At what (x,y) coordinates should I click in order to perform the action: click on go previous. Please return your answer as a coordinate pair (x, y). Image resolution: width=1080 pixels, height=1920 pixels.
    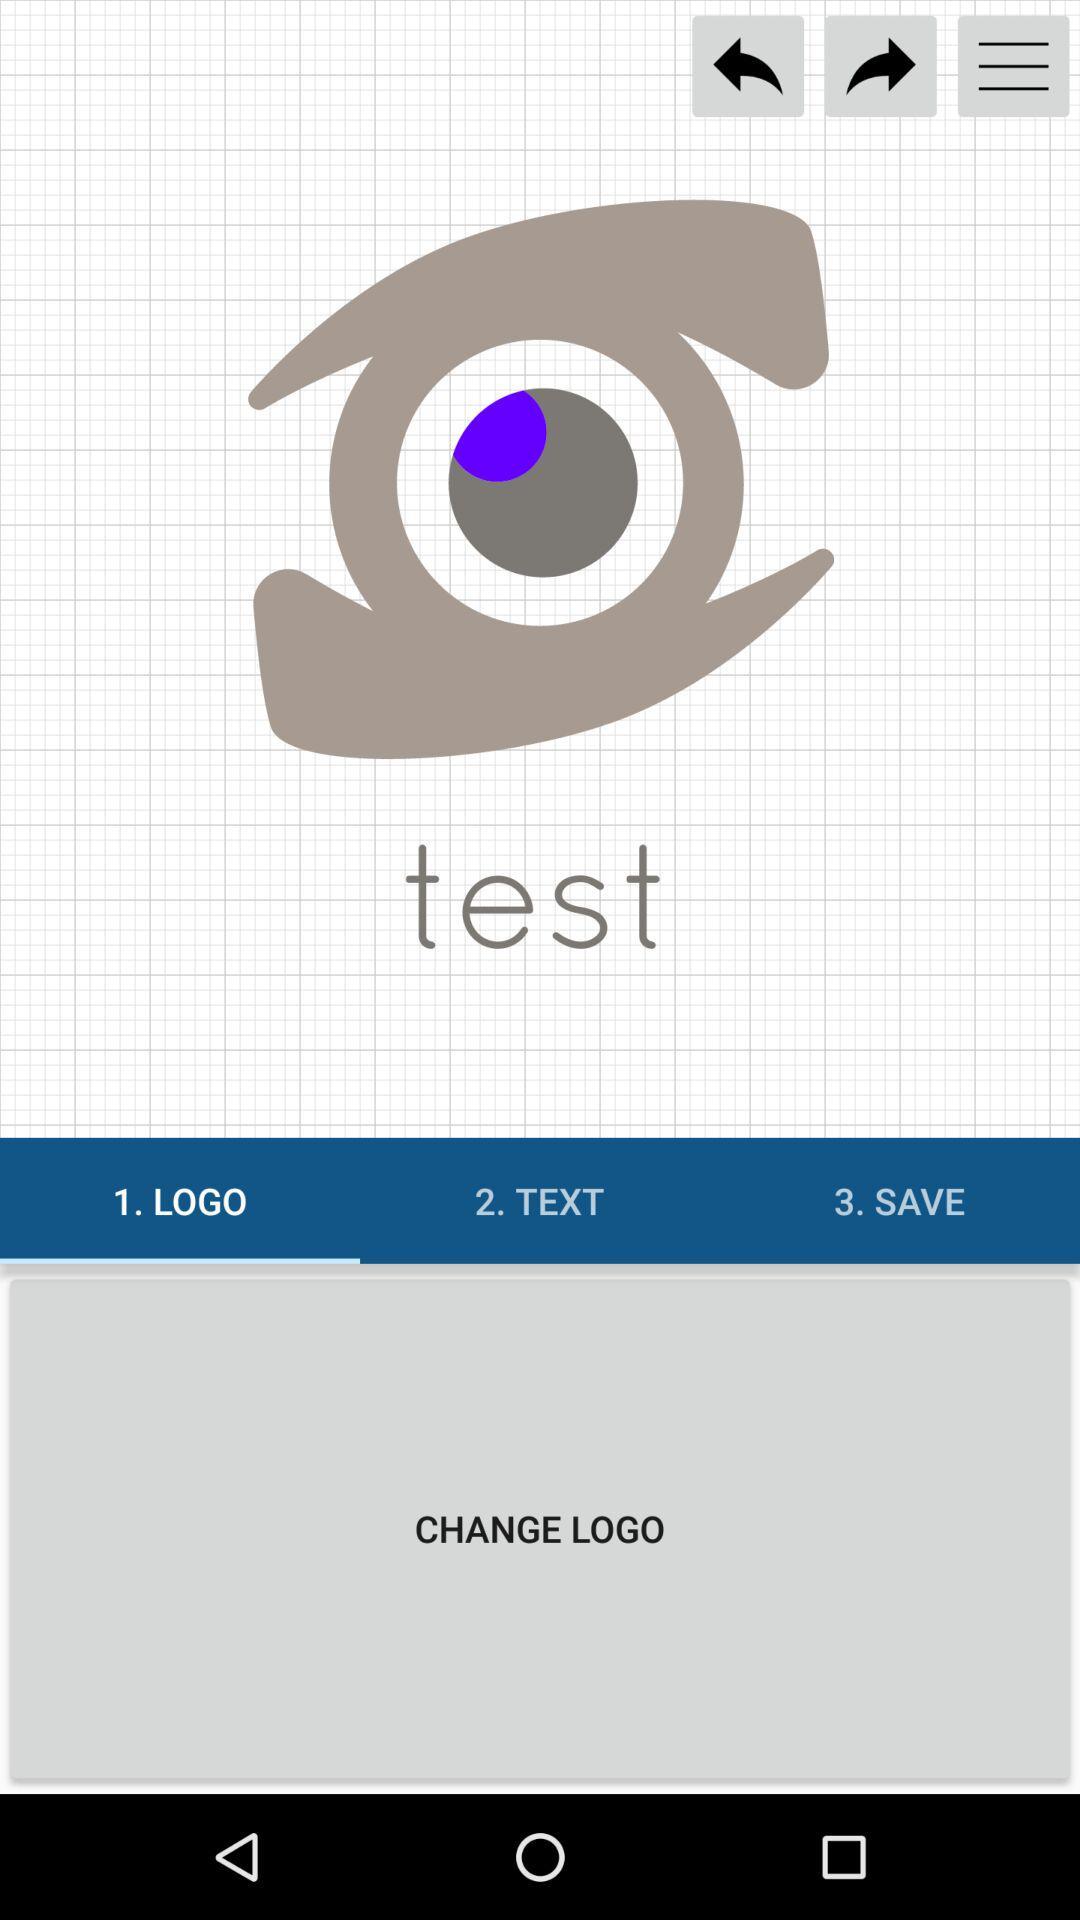
    Looking at the image, I should click on (748, 66).